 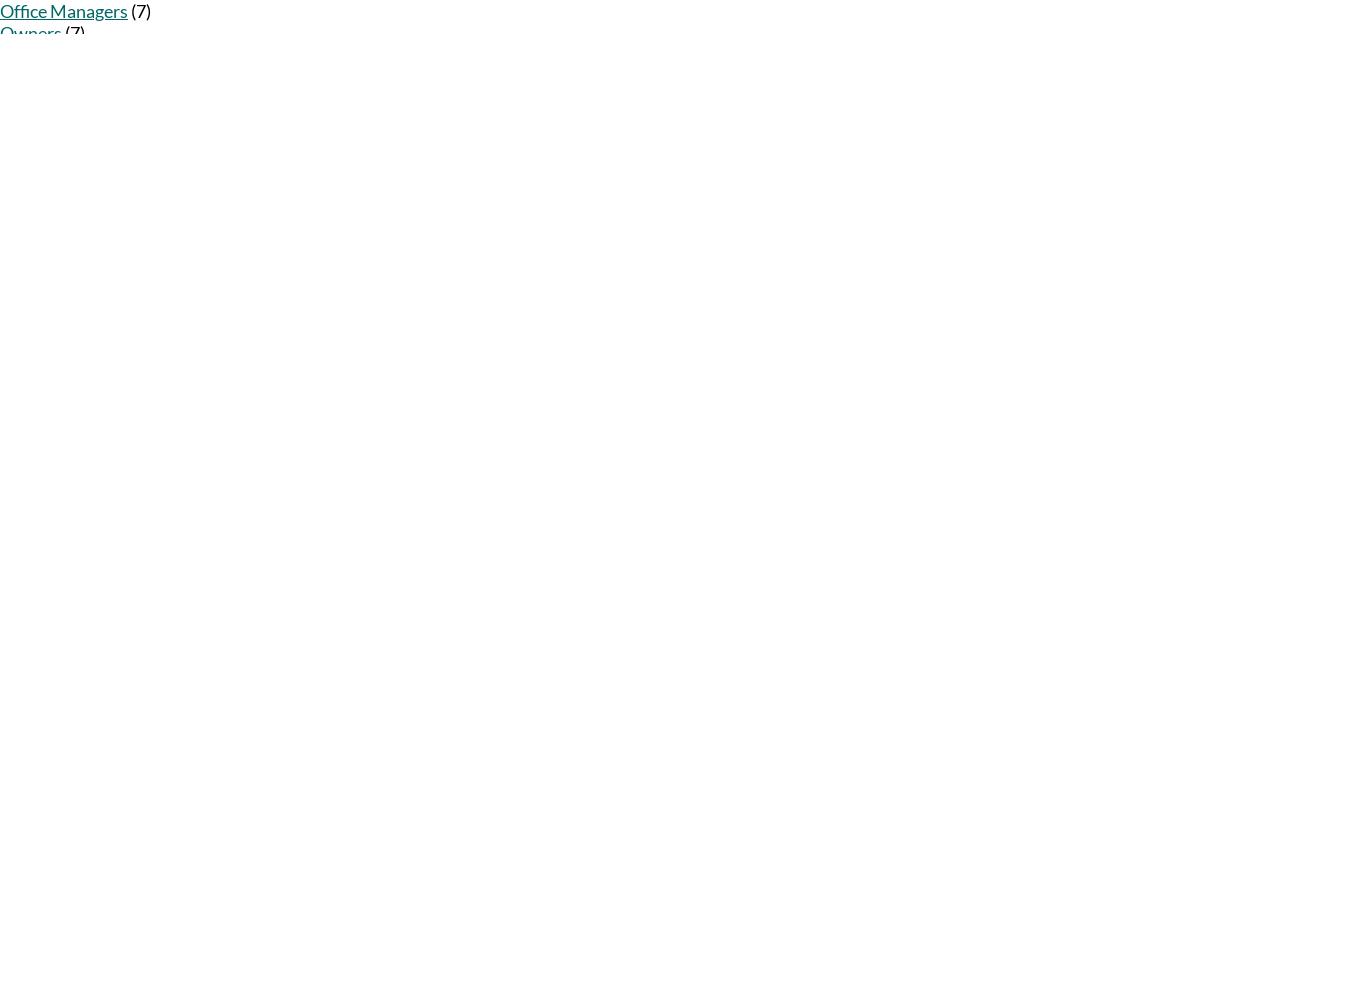 What do you see at coordinates (44, 523) in the screenshot?
I see `'POPULAR LINKS'` at bounding box center [44, 523].